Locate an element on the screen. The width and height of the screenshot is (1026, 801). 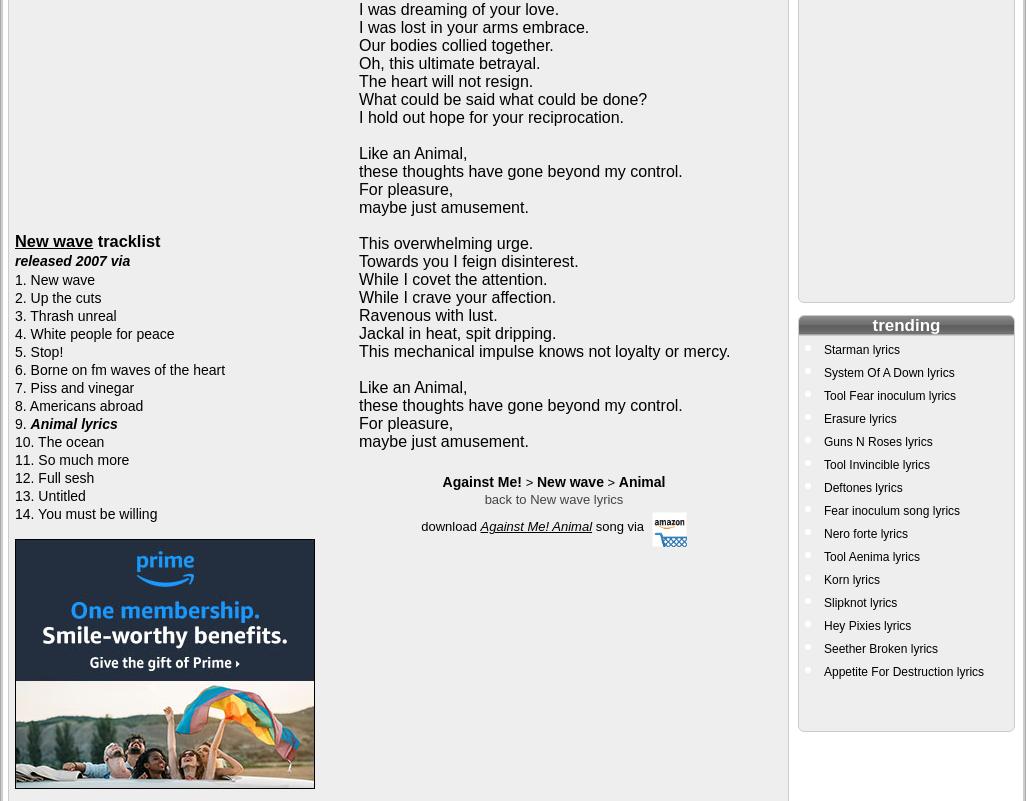
'Appetite For Destruction lyrics' is located at coordinates (903, 672).